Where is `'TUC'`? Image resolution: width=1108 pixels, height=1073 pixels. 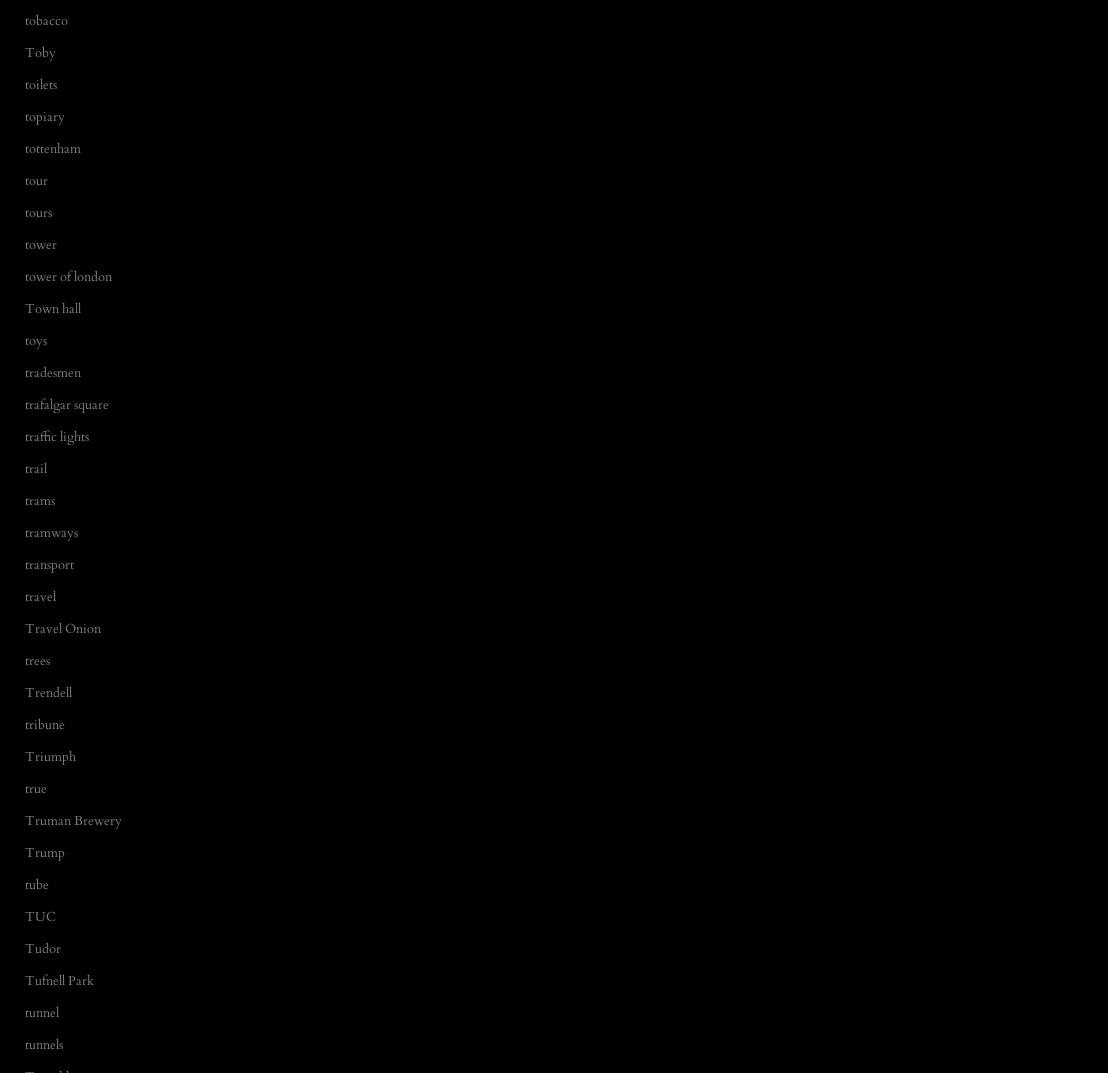 'TUC' is located at coordinates (40, 916).